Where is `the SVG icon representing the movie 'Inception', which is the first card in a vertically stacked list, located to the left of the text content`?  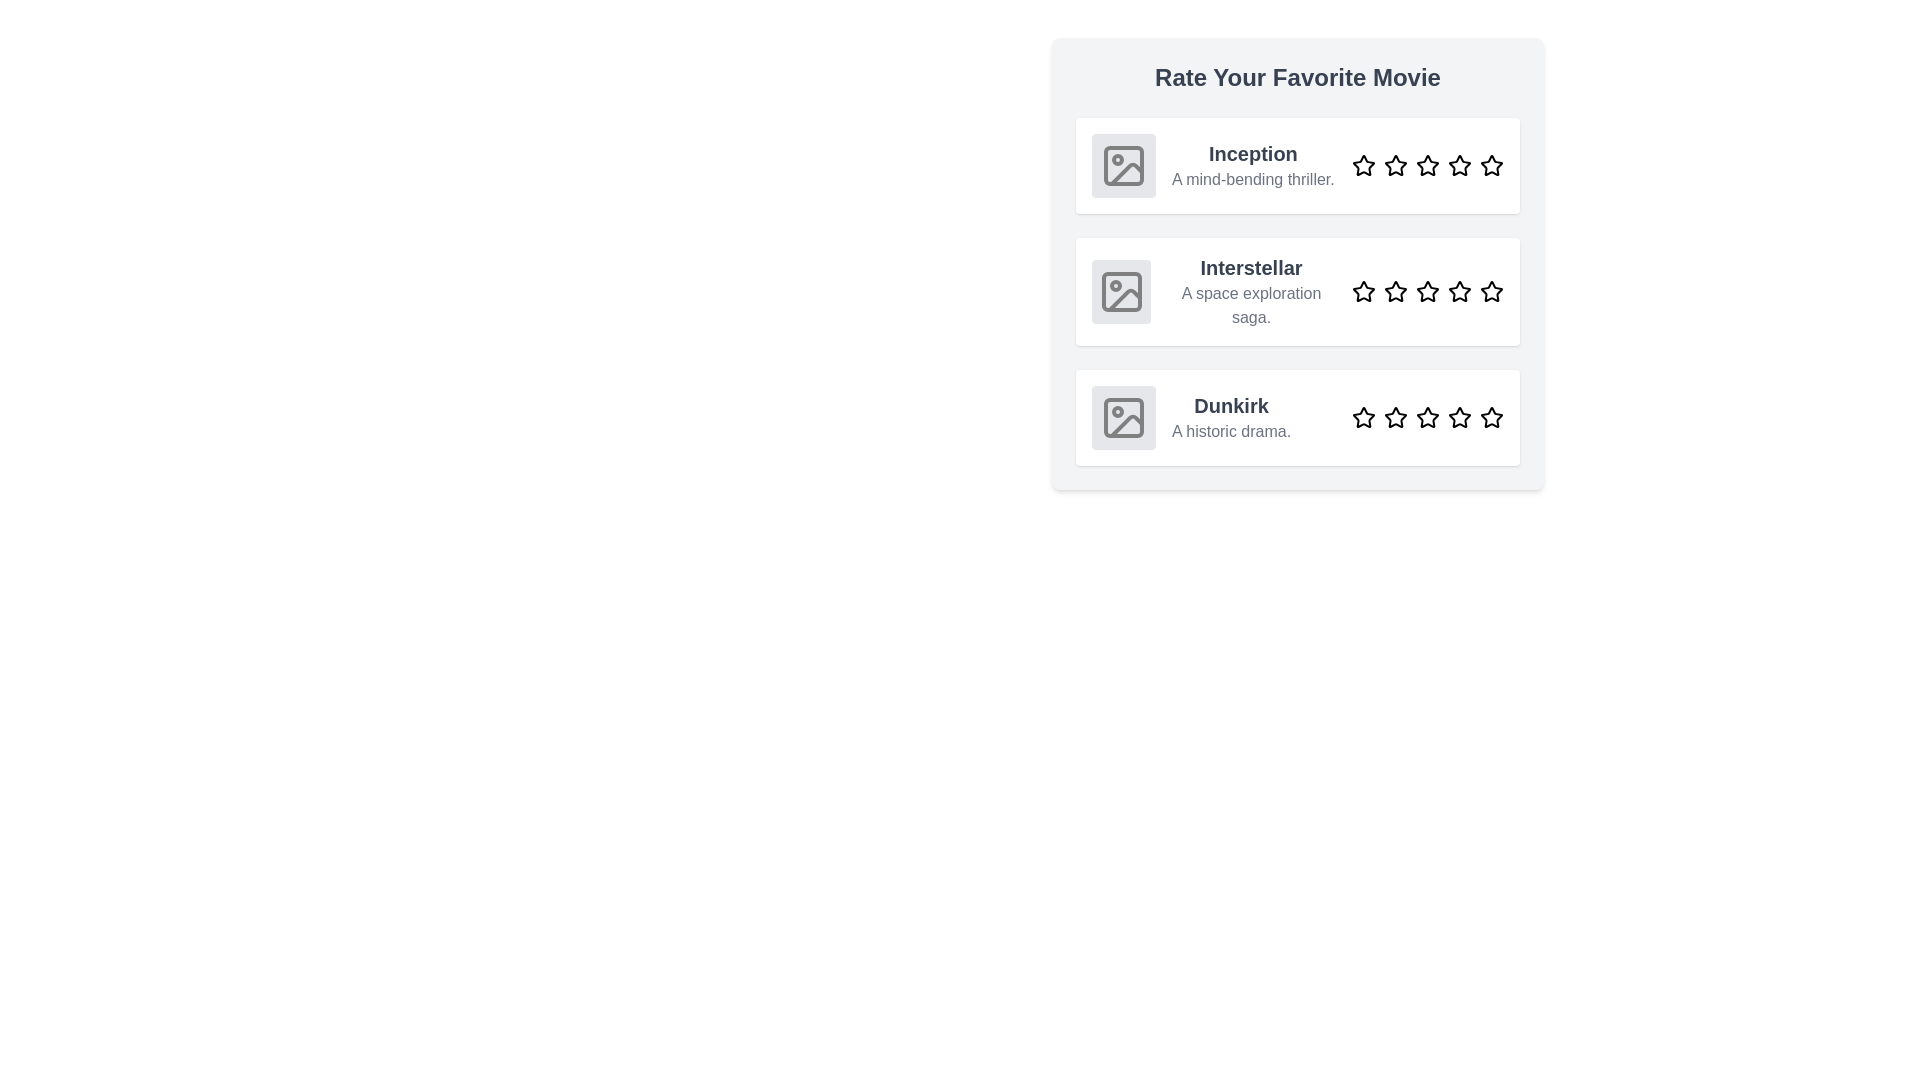
the SVG icon representing the movie 'Inception', which is the first card in a vertically stacked list, located to the left of the text content is located at coordinates (1123, 164).